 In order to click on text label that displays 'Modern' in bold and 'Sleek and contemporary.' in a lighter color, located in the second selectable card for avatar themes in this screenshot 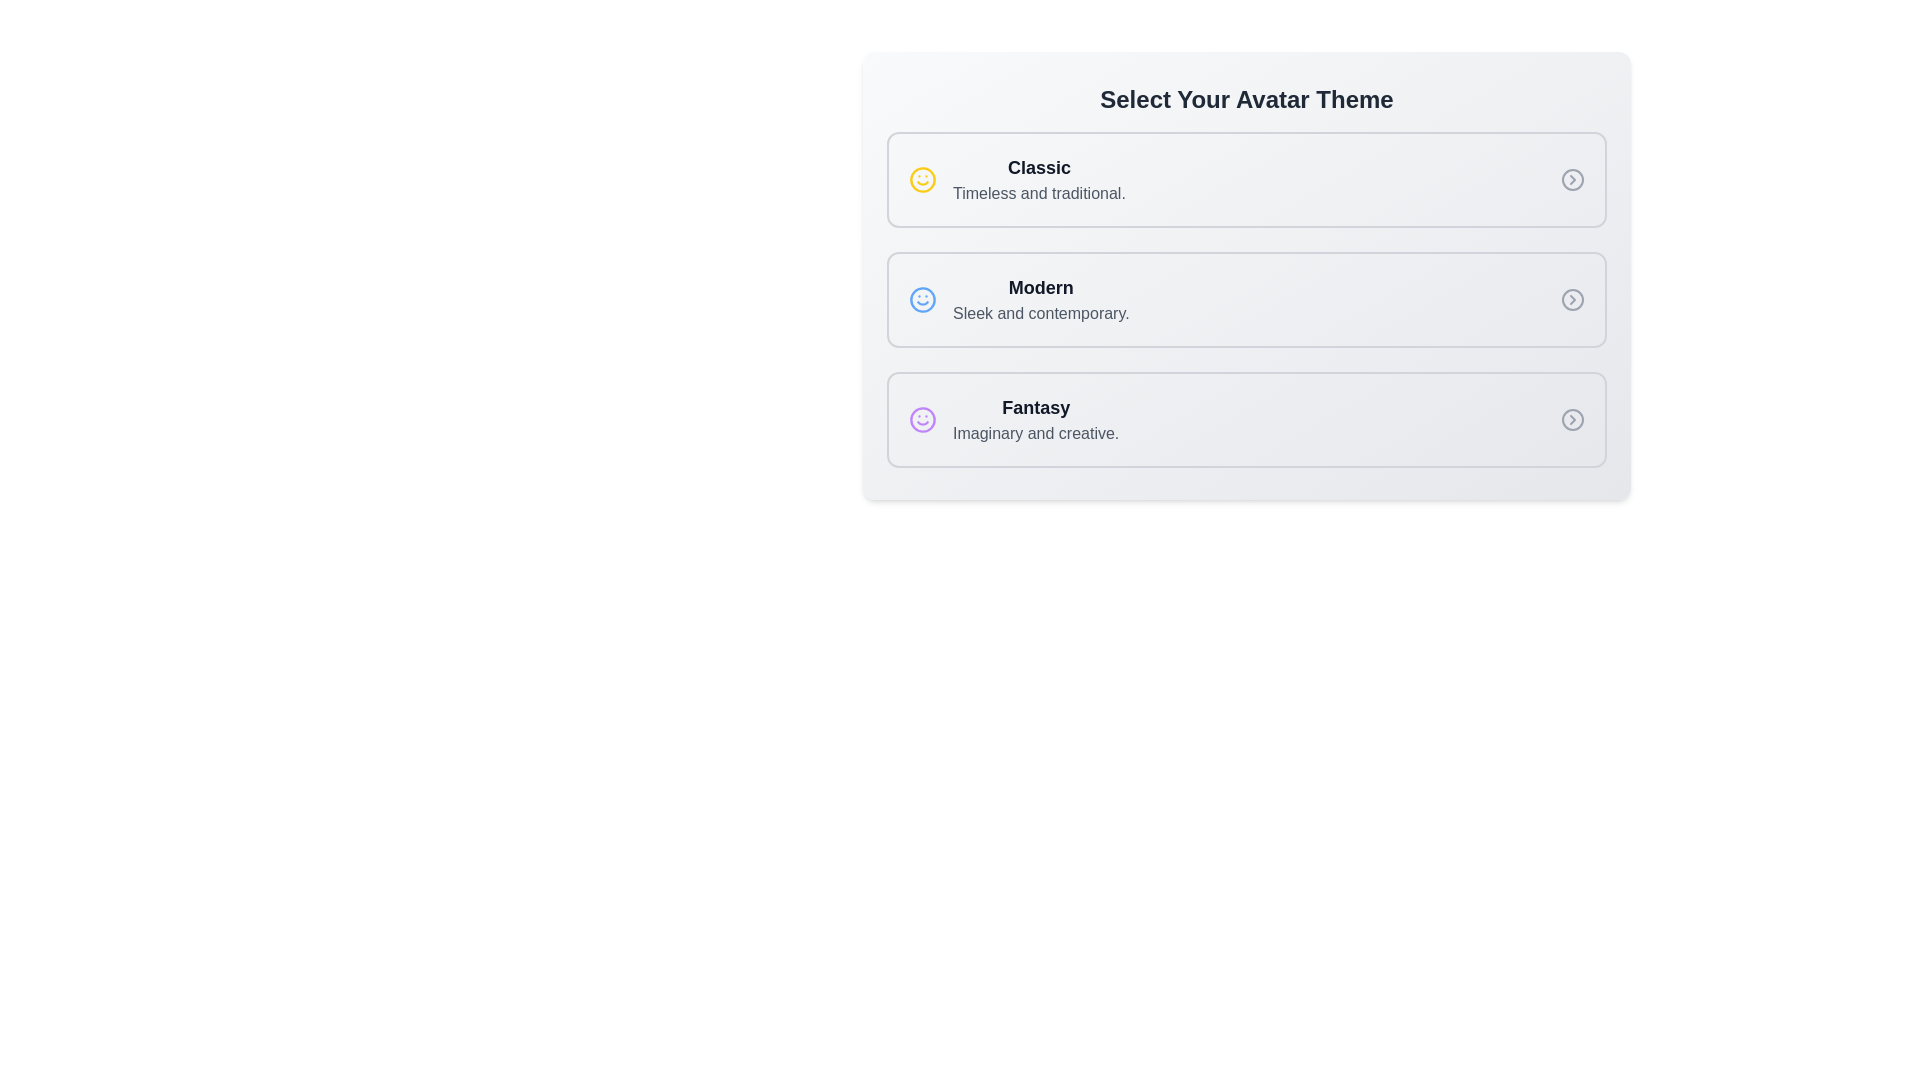, I will do `click(1040, 300)`.